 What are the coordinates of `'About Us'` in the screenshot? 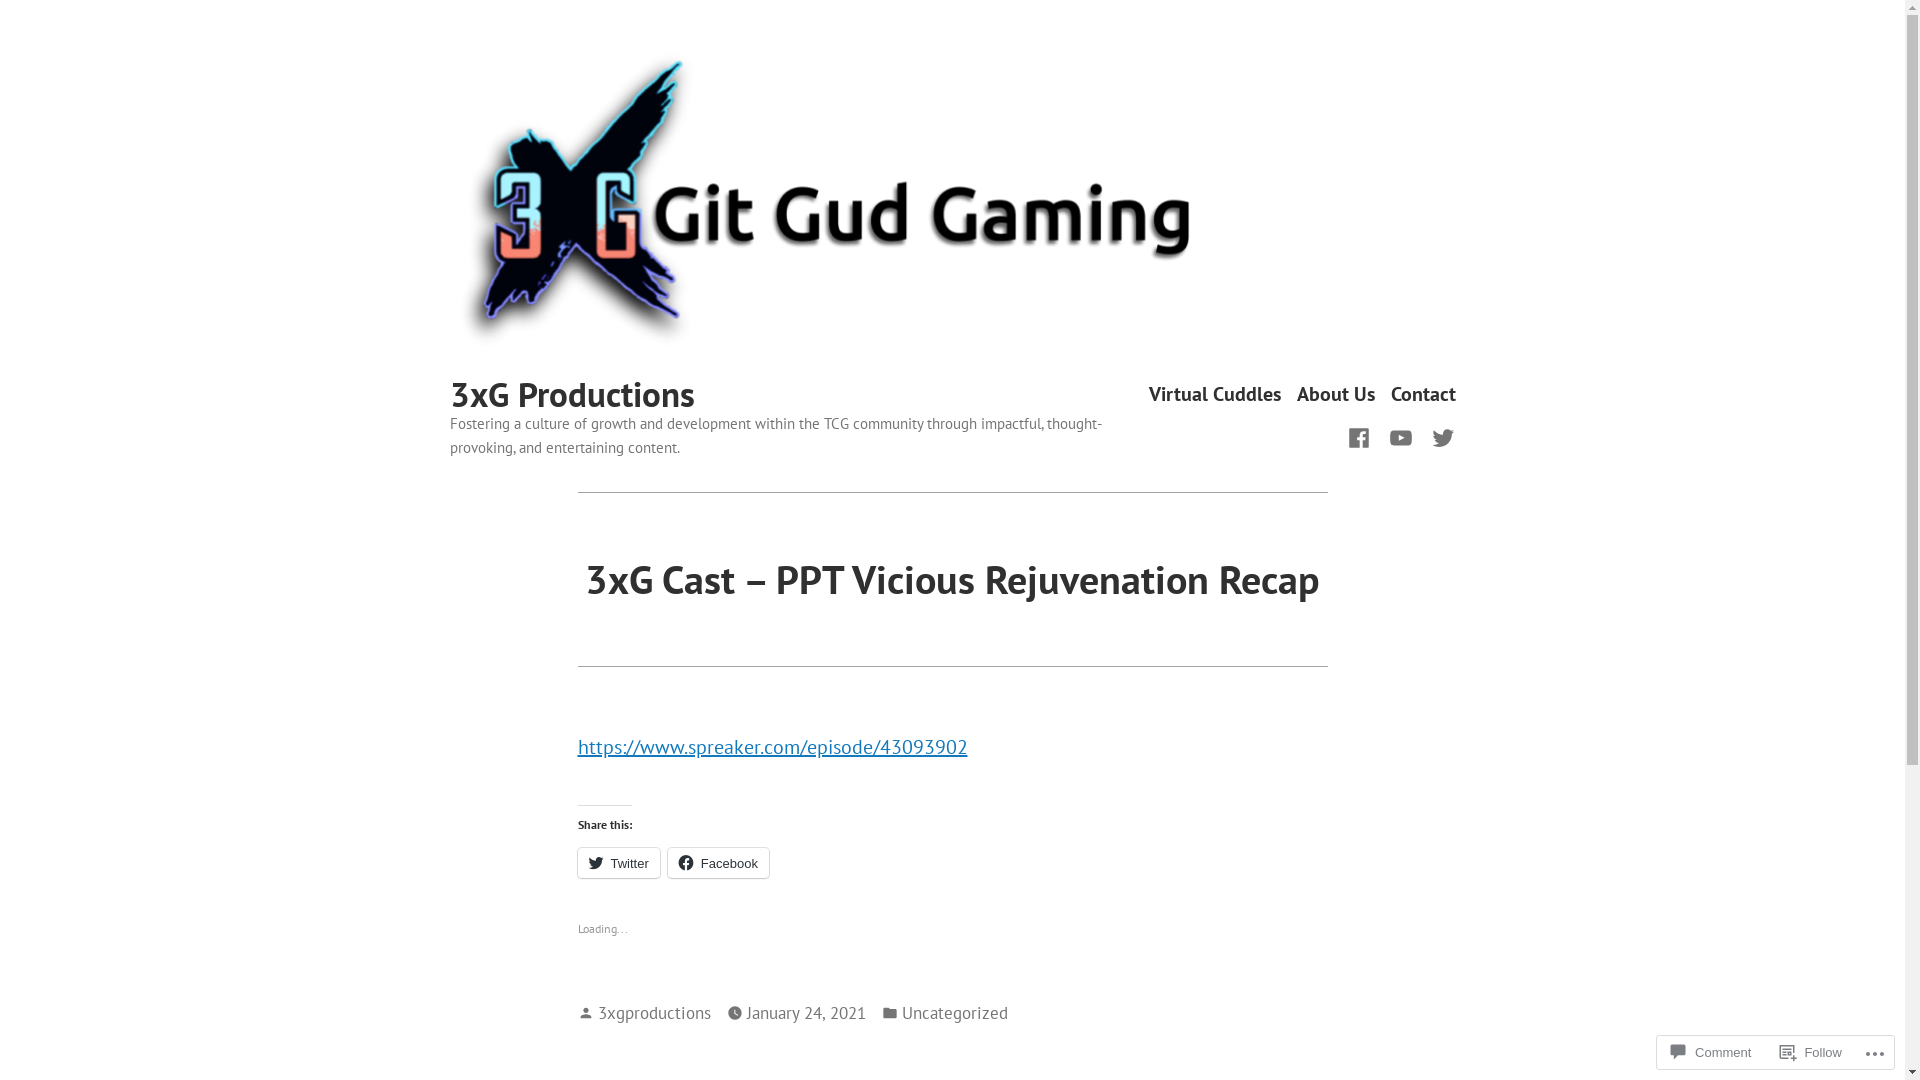 It's located at (1296, 394).